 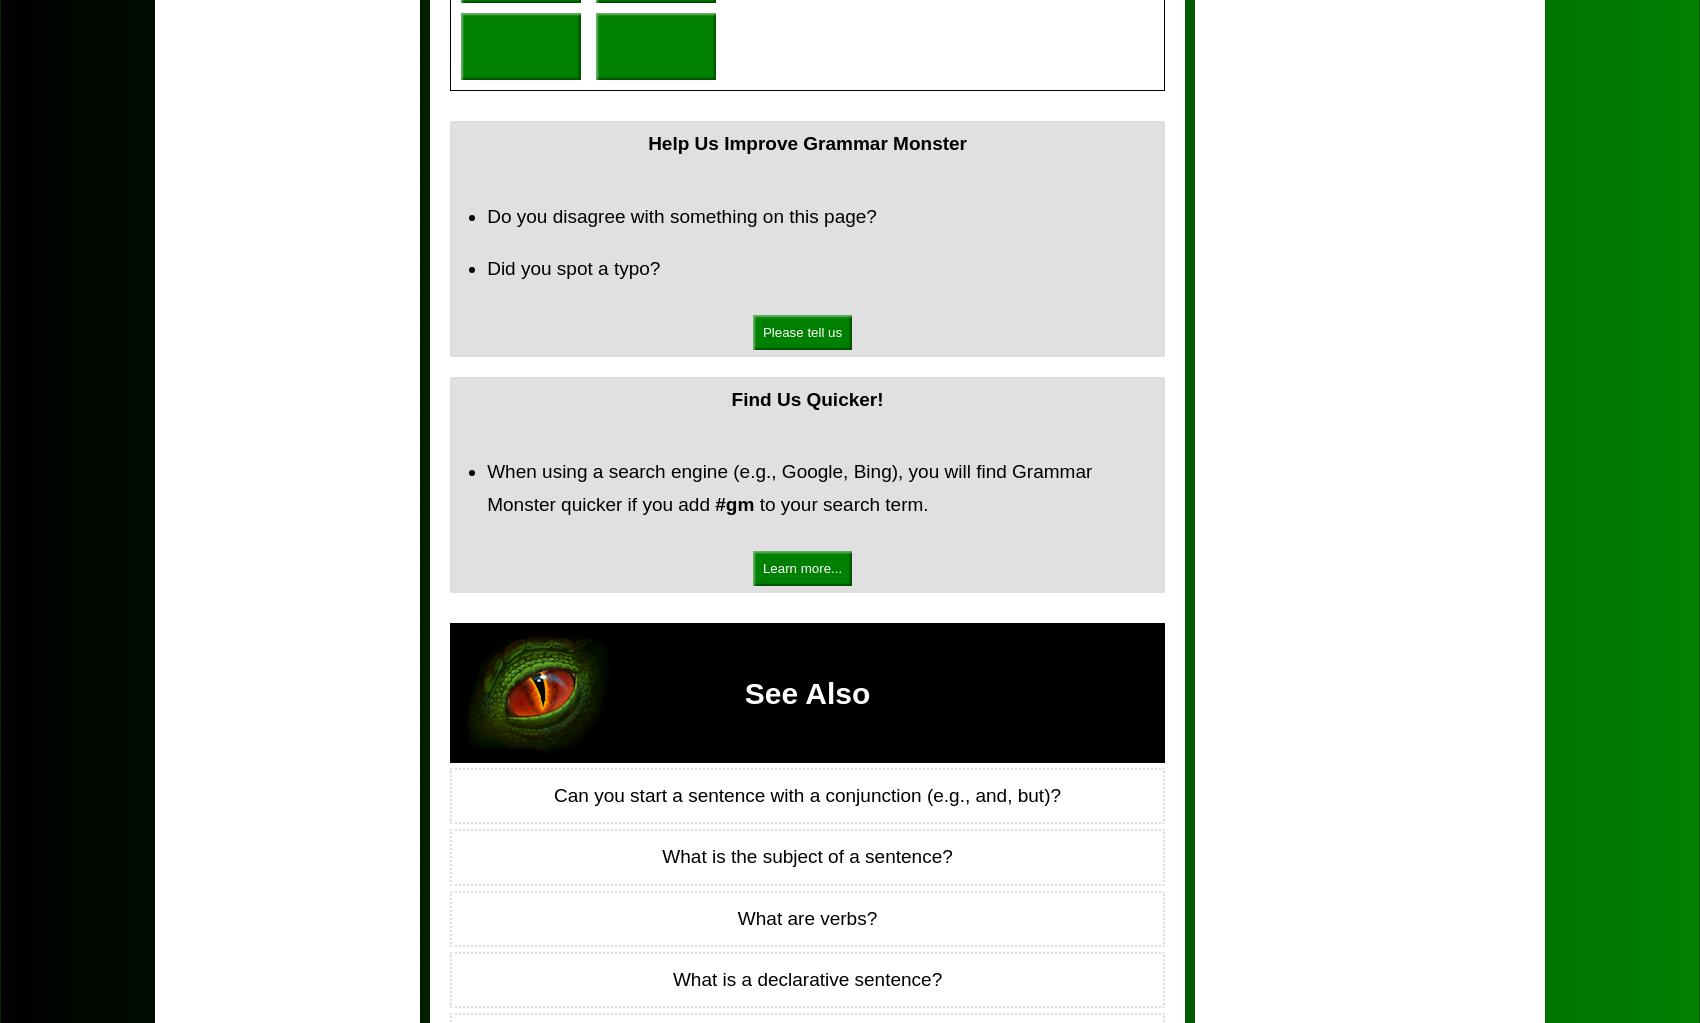 What do you see at coordinates (805, 916) in the screenshot?
I see `'What are verbs?'` at bounding box center [805, 916].